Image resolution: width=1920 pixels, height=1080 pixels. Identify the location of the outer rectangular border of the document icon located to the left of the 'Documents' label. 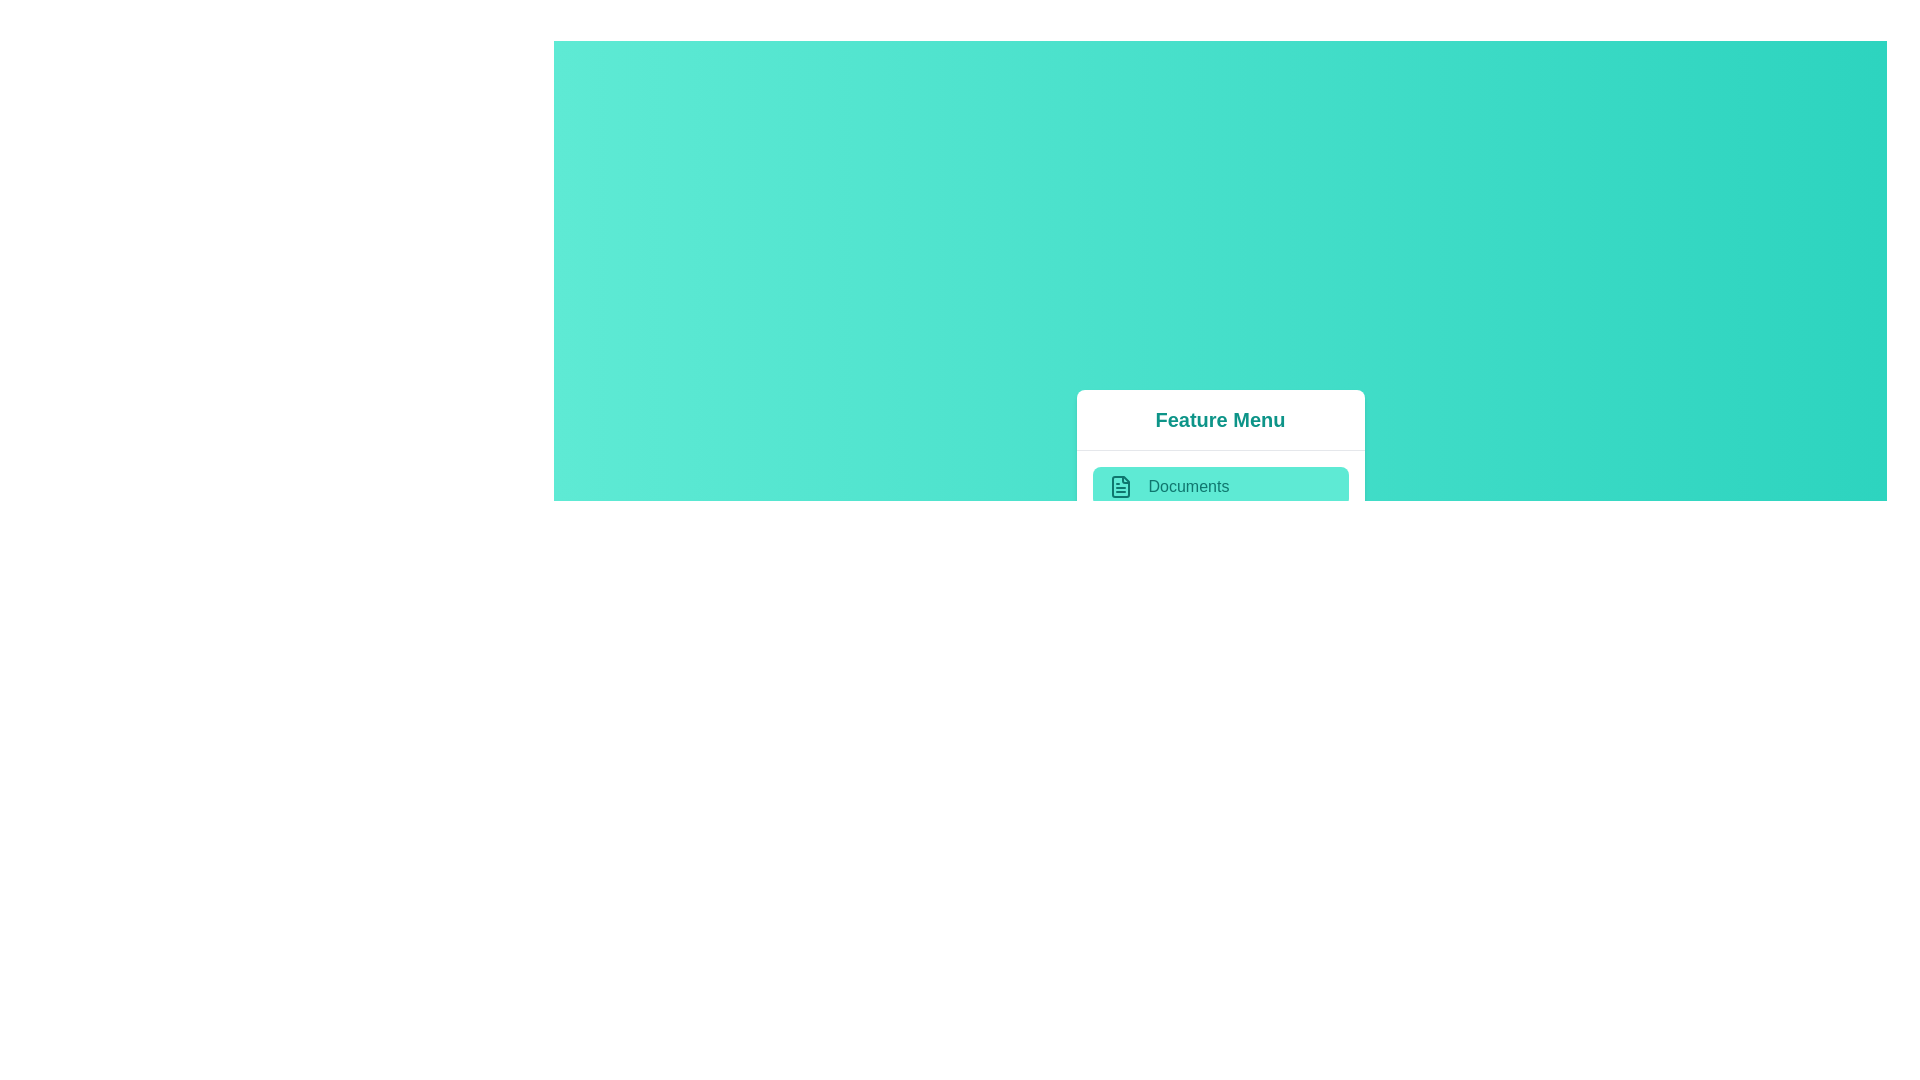
(1120, 486).